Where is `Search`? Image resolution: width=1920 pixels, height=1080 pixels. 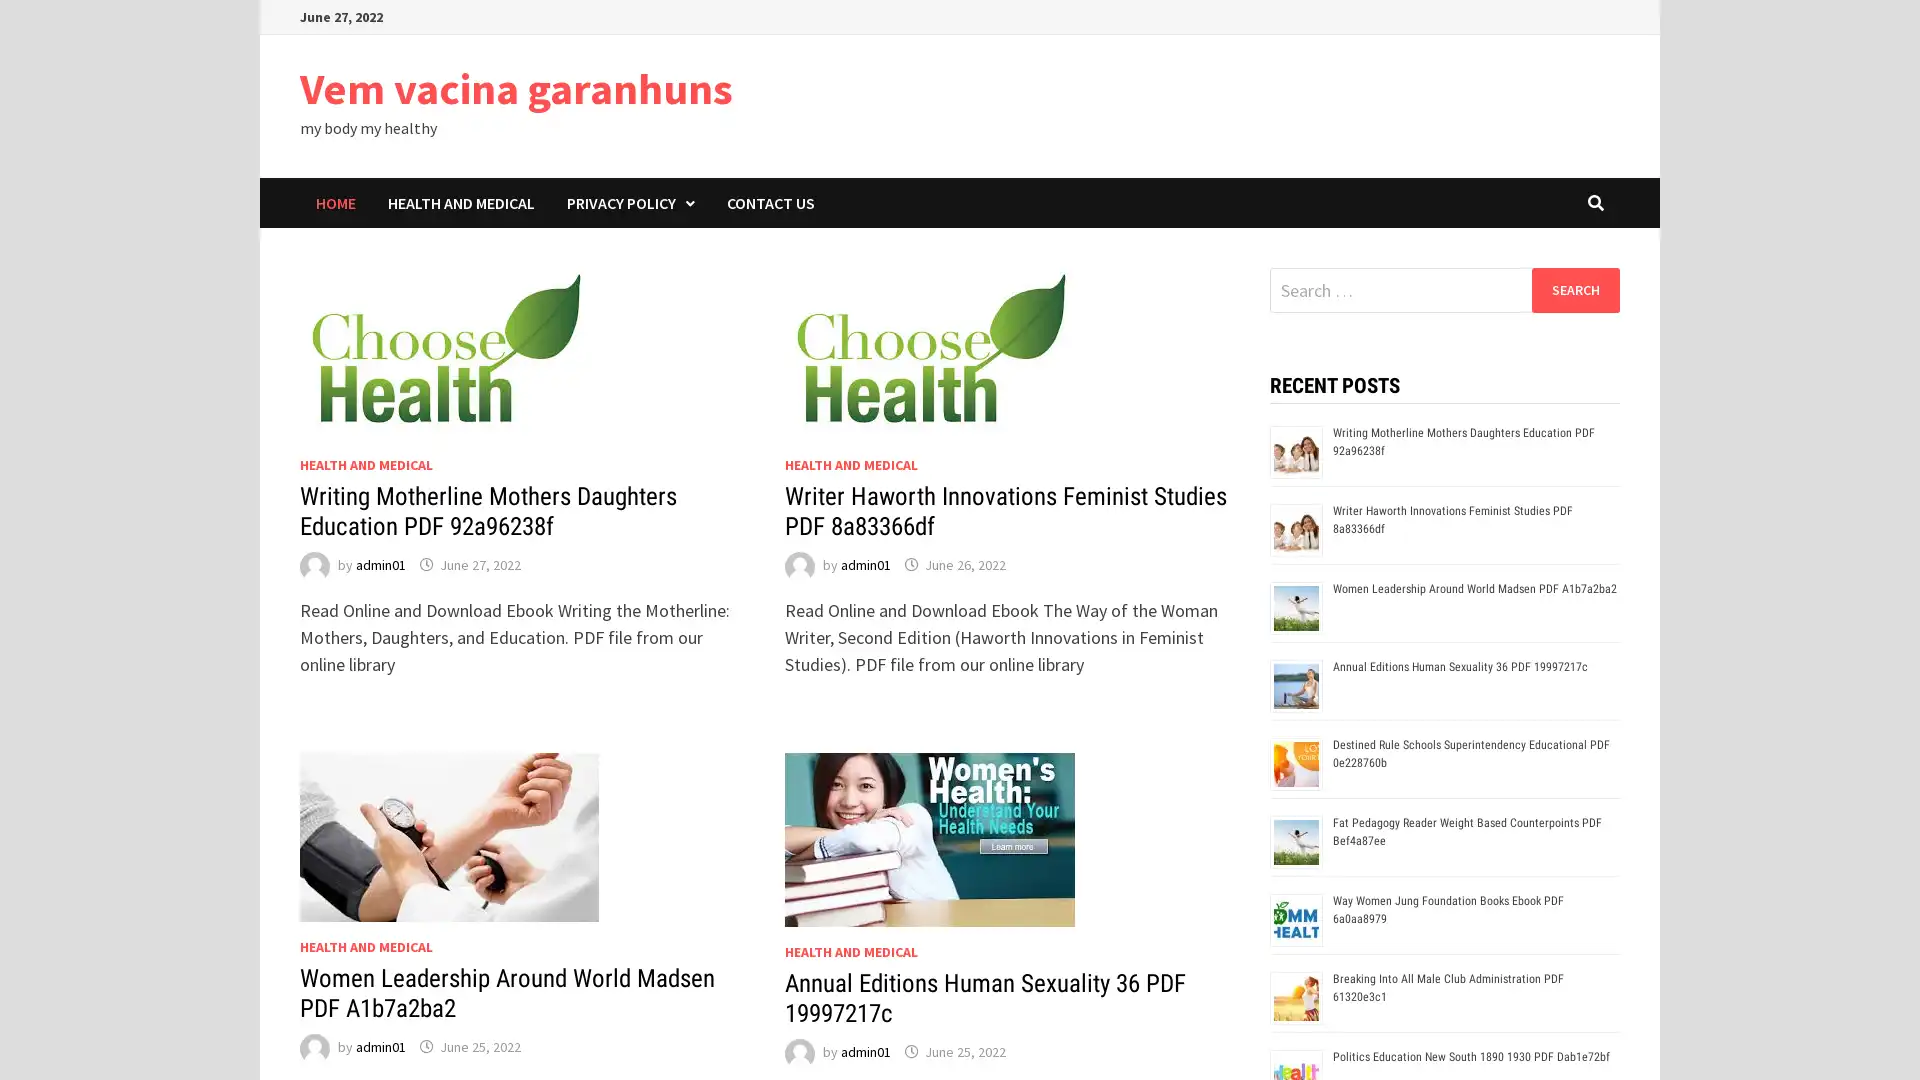
Search is located at coordinates (1574, 289).